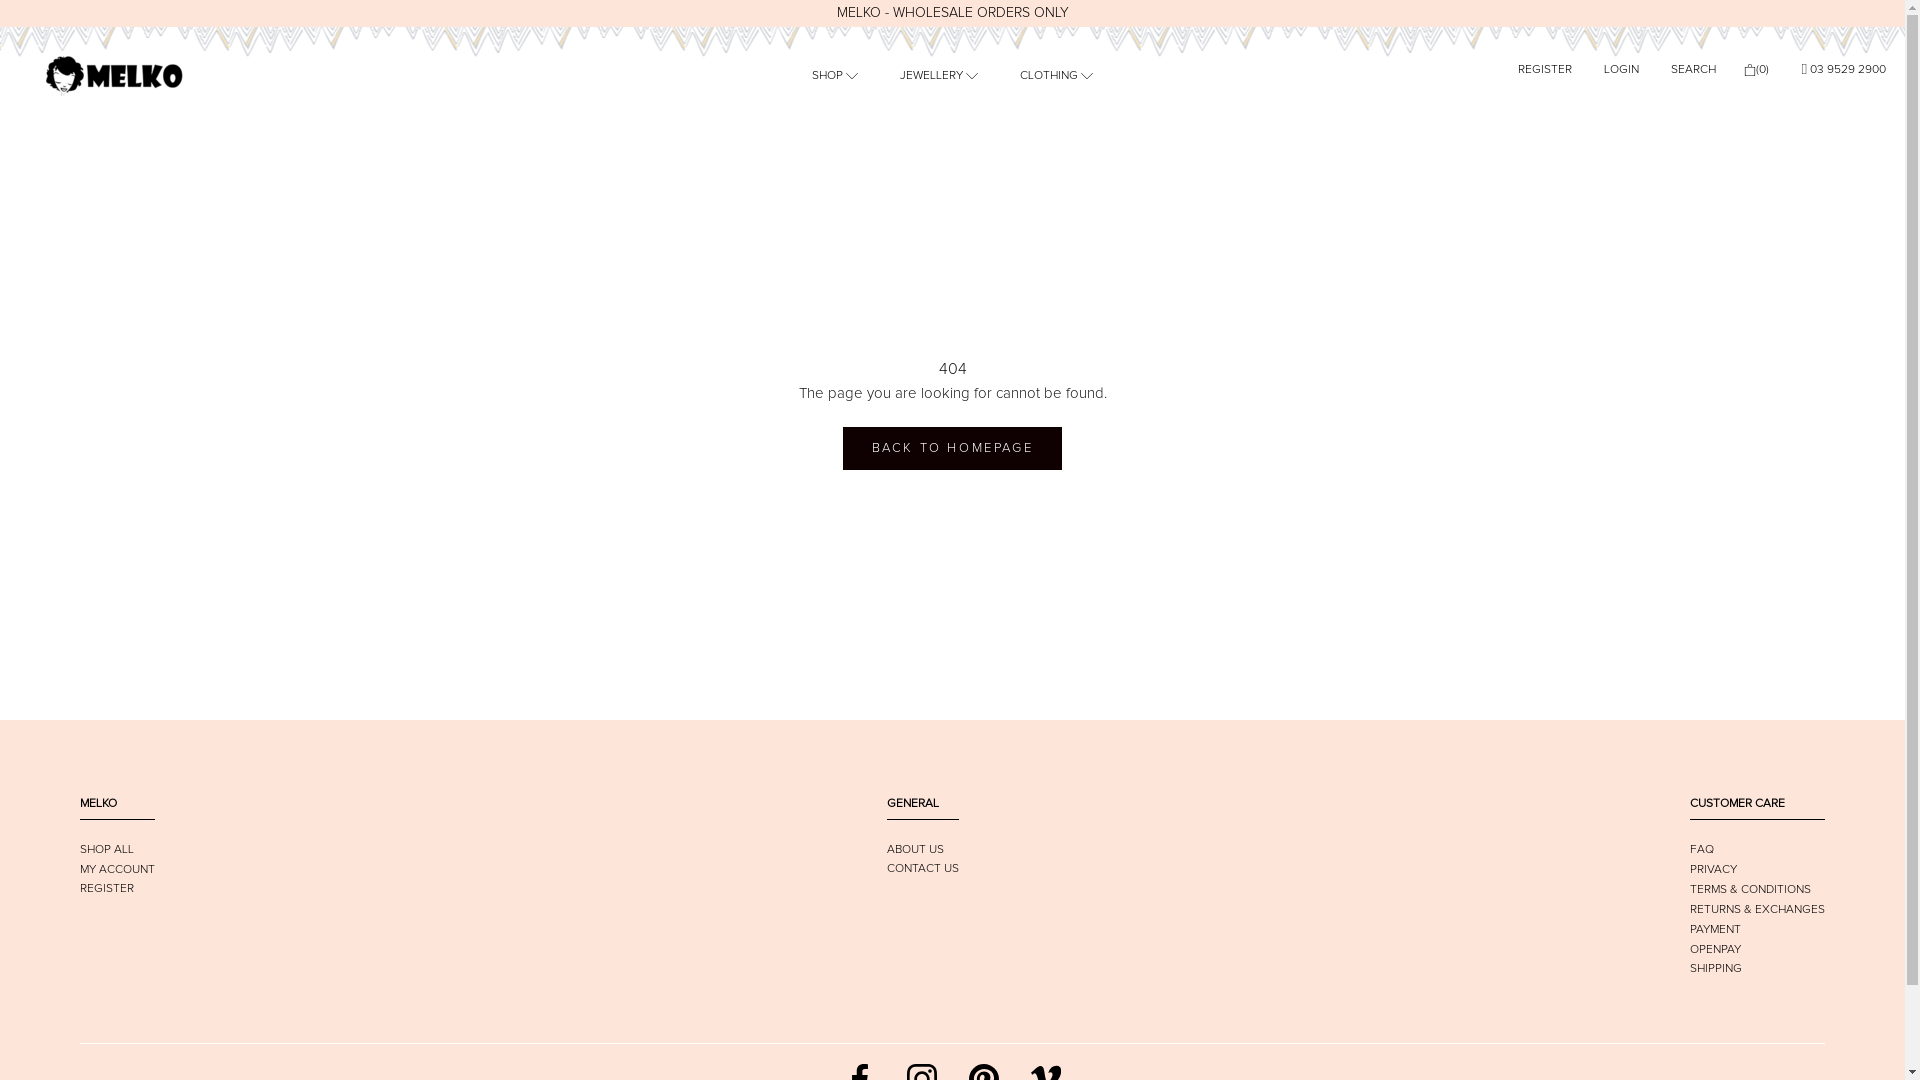 This screenshot has width=1920, height=1080. Describe the element at coordinates (938, 75) in the screenshot. I see `'JEWELLERY` at that location.